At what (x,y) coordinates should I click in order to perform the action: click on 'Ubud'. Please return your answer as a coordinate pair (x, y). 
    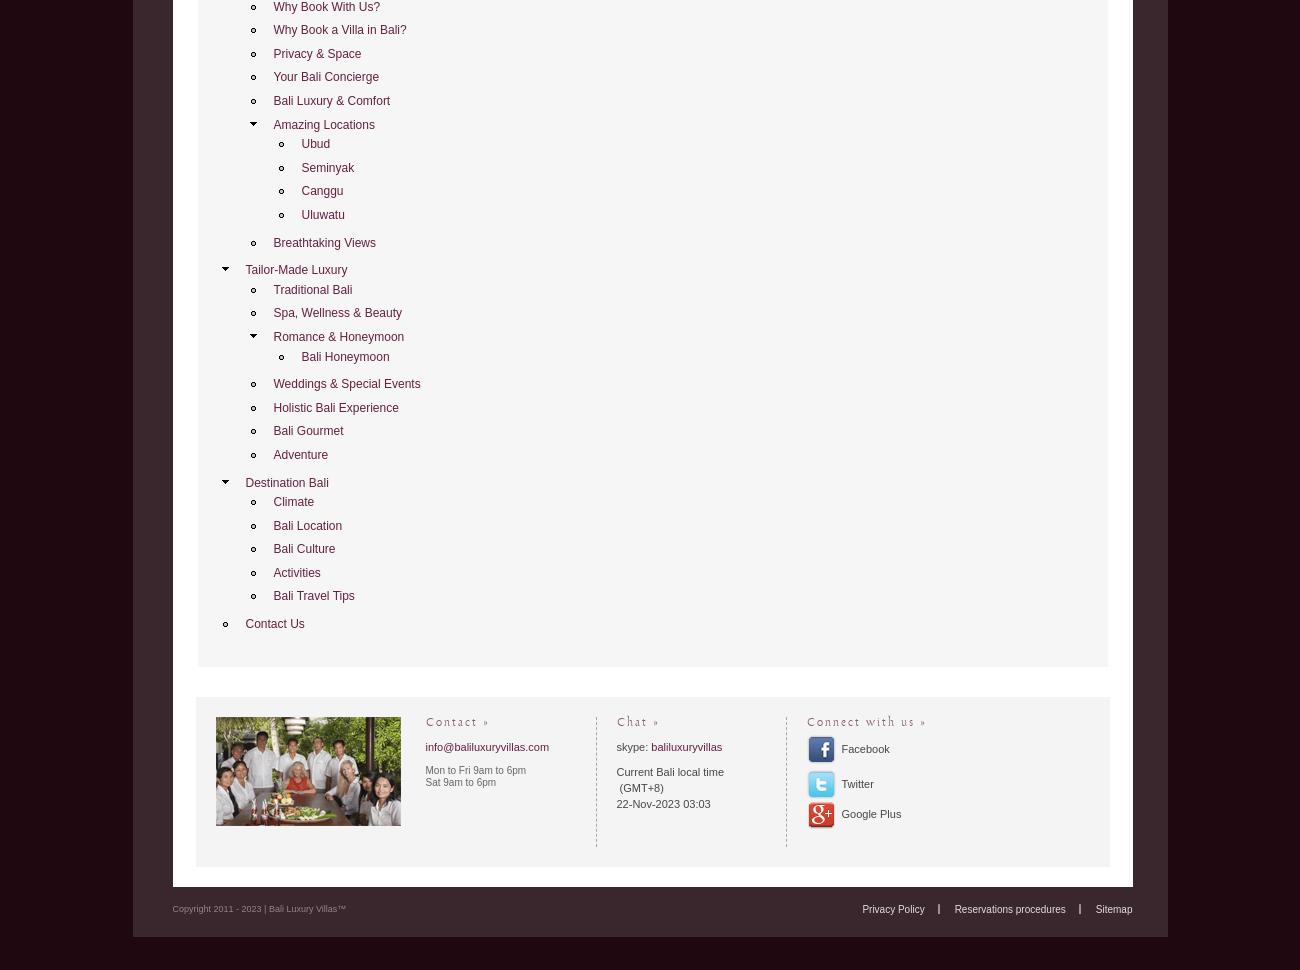
    Looking at the image, I should click on (315, 144).